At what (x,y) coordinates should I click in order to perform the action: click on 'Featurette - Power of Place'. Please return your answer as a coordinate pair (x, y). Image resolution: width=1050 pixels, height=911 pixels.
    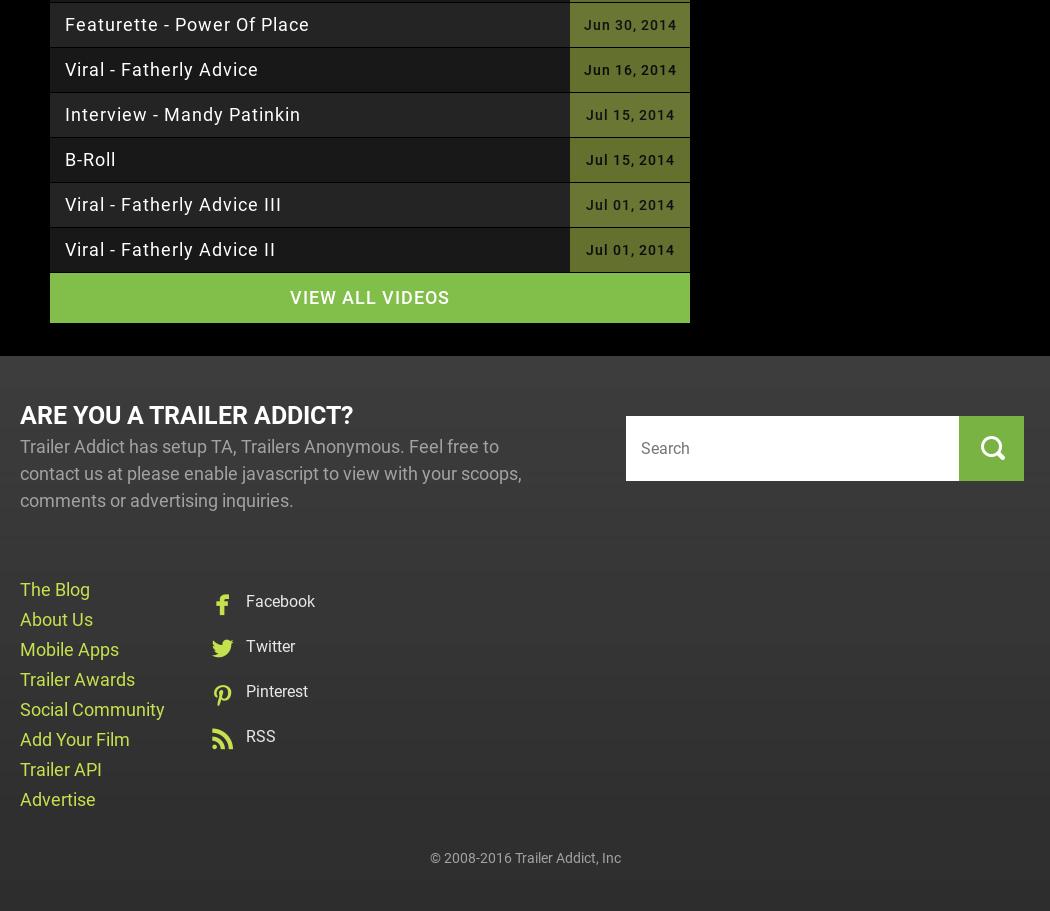
    Looking at the image, I should click on (63, 23).